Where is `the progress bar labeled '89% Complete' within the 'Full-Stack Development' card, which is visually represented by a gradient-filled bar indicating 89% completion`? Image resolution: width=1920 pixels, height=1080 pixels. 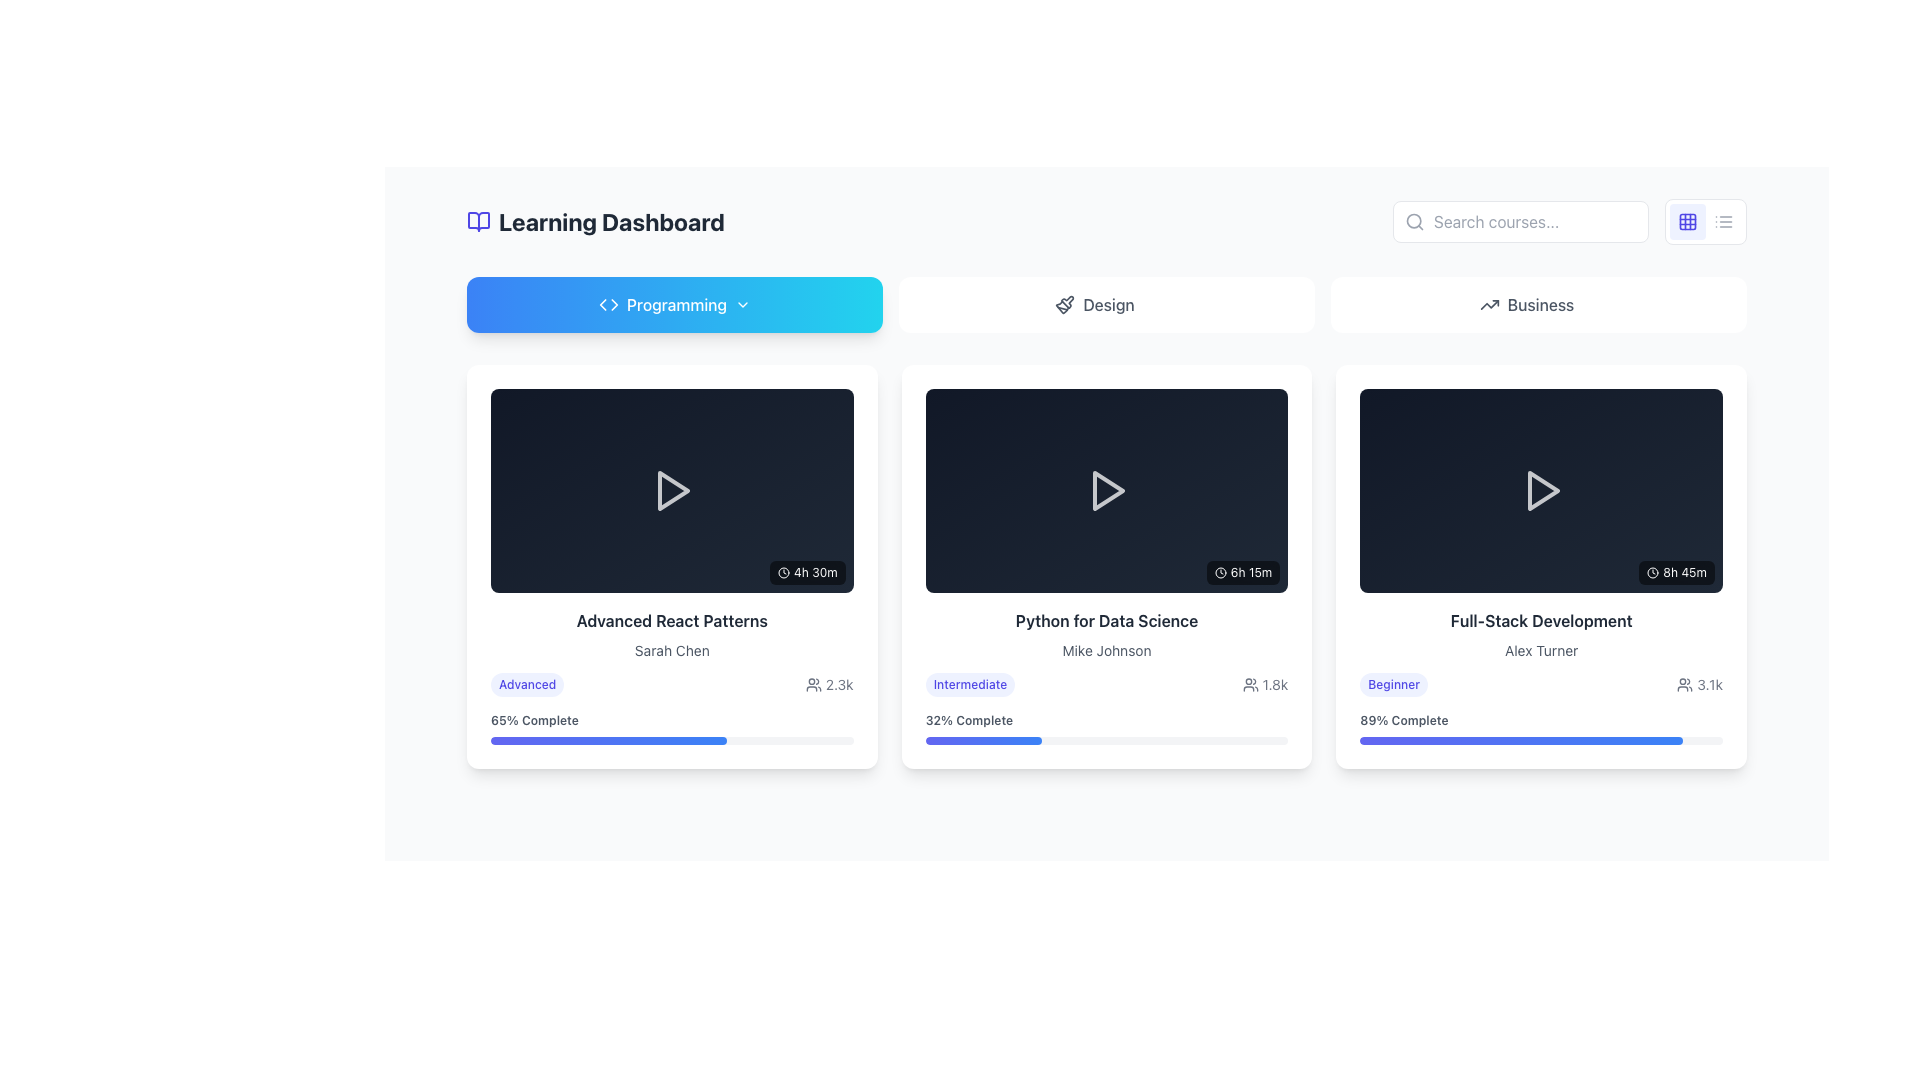 the progress bar labeled '89% Complete' within the 'Full-Stack Development' card, which is visually represented by a gradient-filled bar indicating 89% completion is located at coordinates (1540, 726).